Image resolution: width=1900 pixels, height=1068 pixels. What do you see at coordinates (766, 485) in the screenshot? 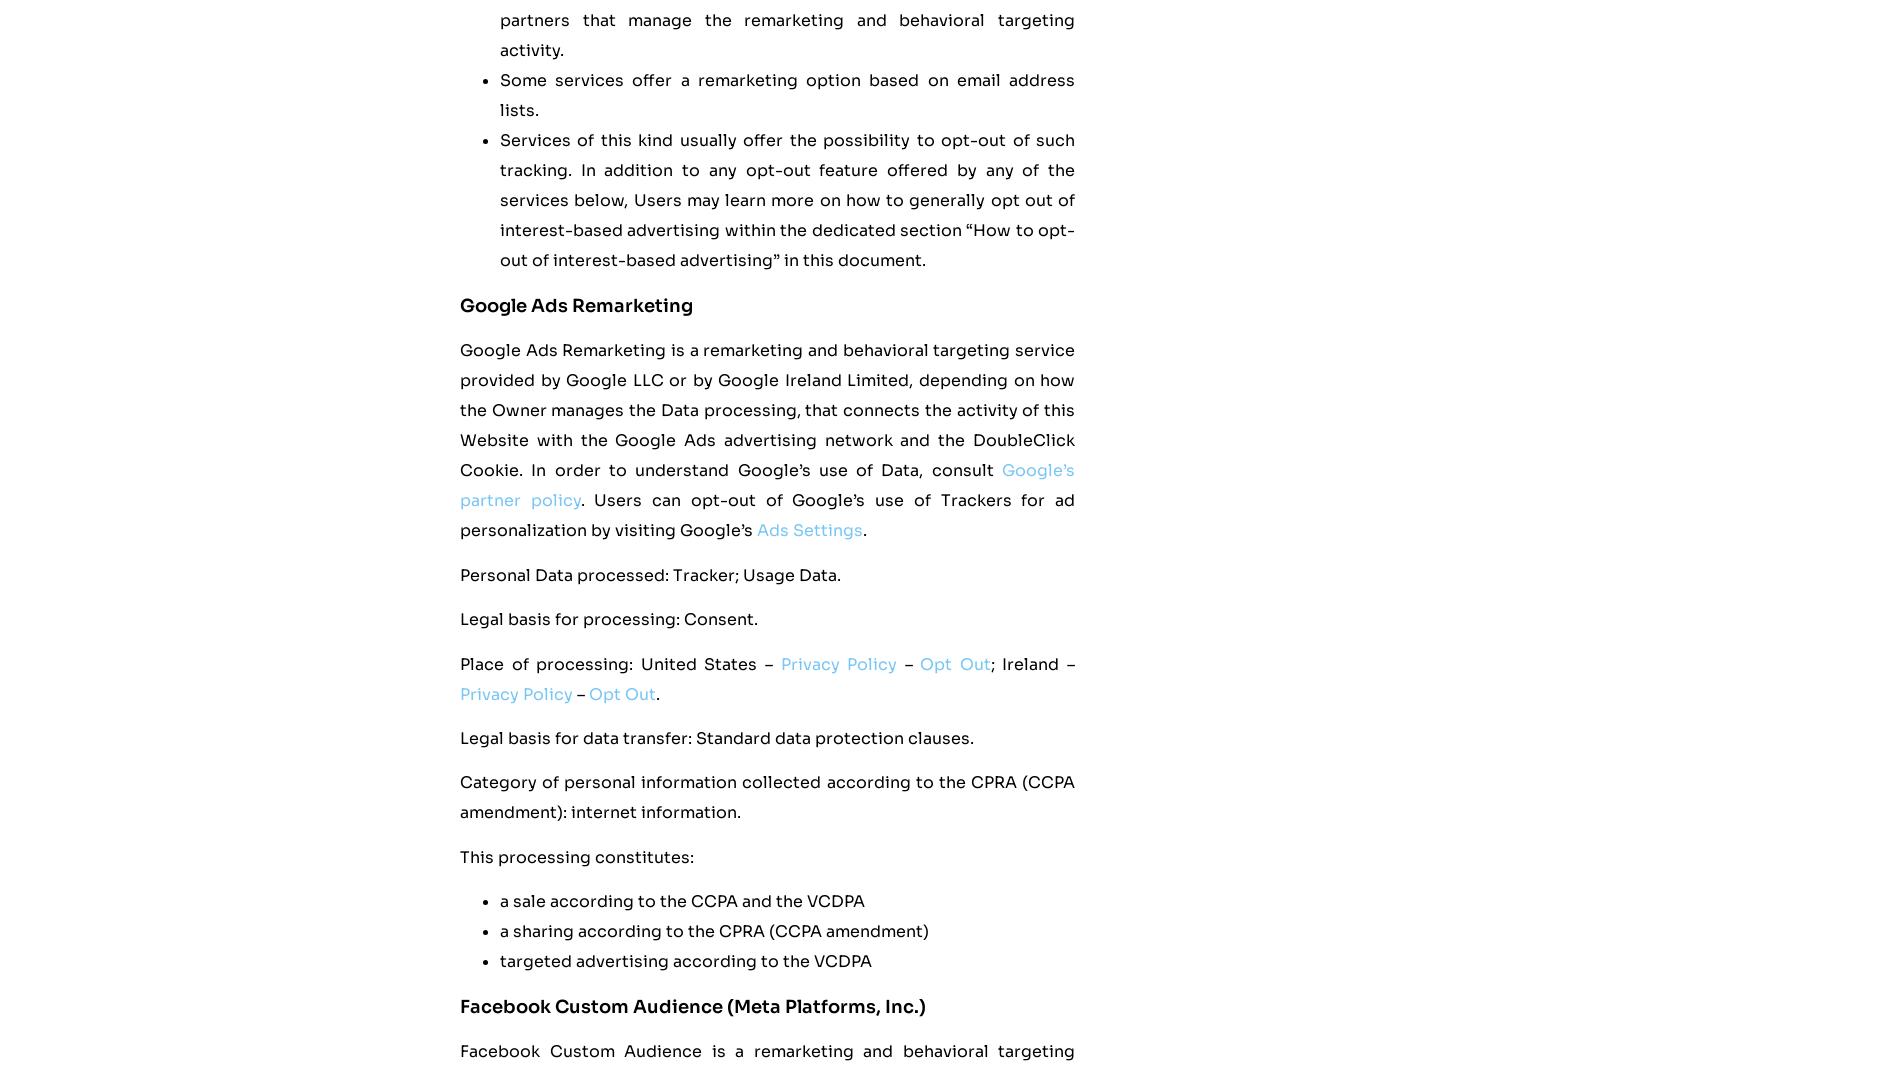
I see `'Google’s partner policy'` at bounding box center [766, 485].